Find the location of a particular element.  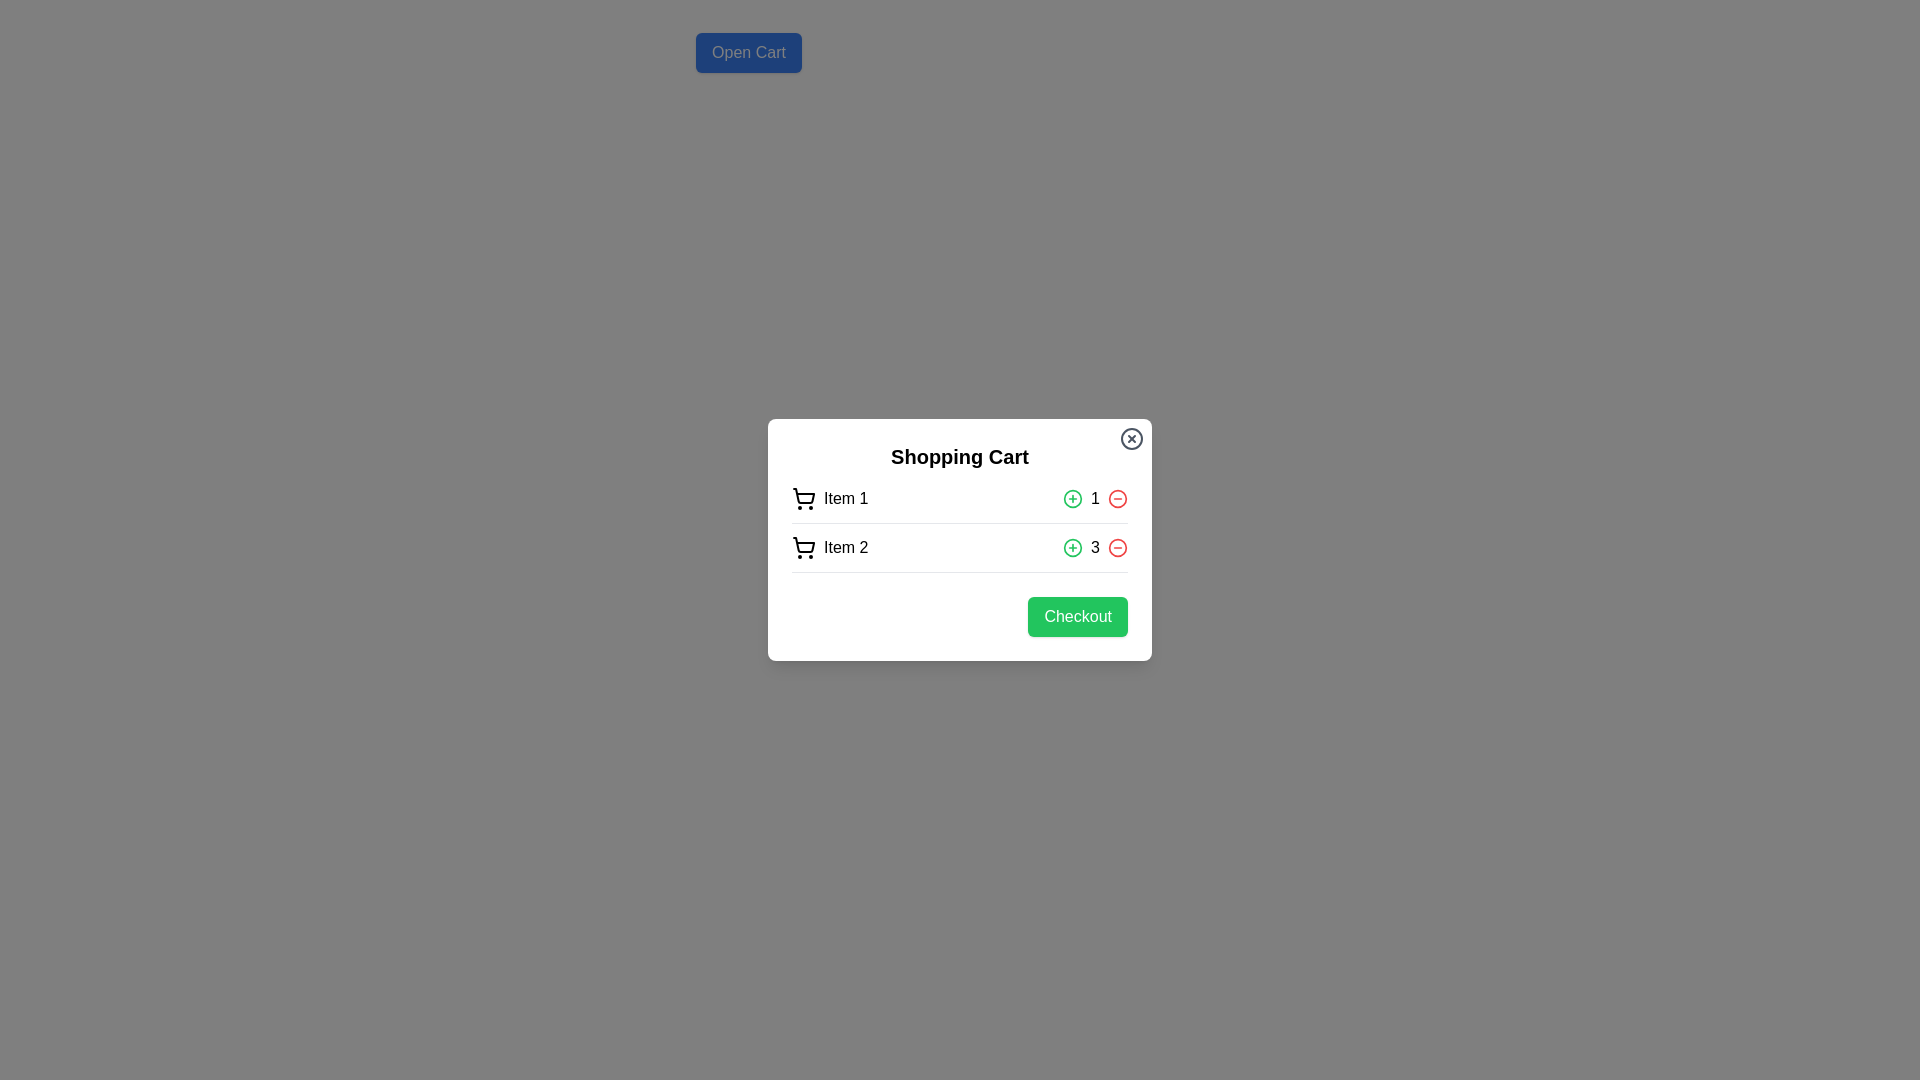

the green 'Checkout' button located in the bottom-right corner of the shopping cart pop-up, which features rounded corners and white text is located at coordinates (1077, 616).